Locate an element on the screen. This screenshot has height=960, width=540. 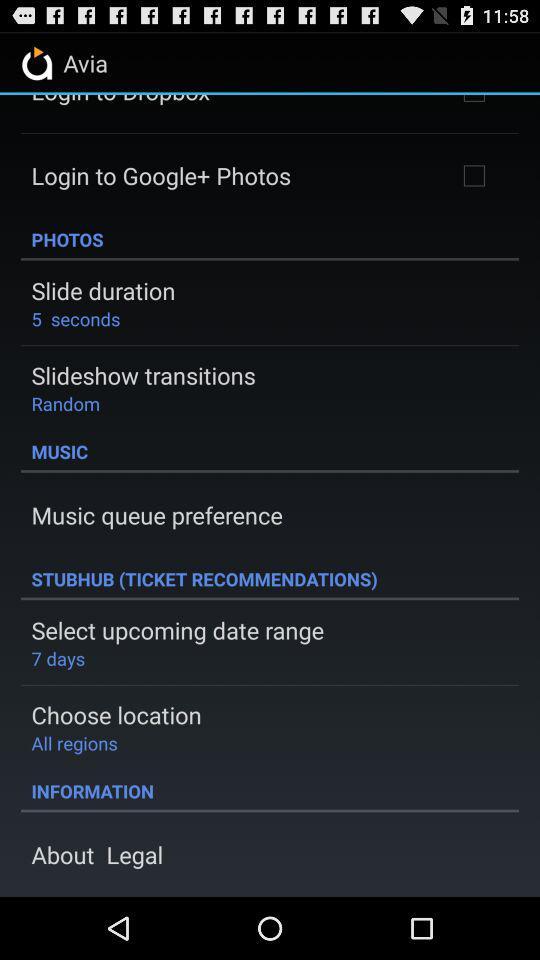
the icon below the photos item is located at coordinates (103, 289).